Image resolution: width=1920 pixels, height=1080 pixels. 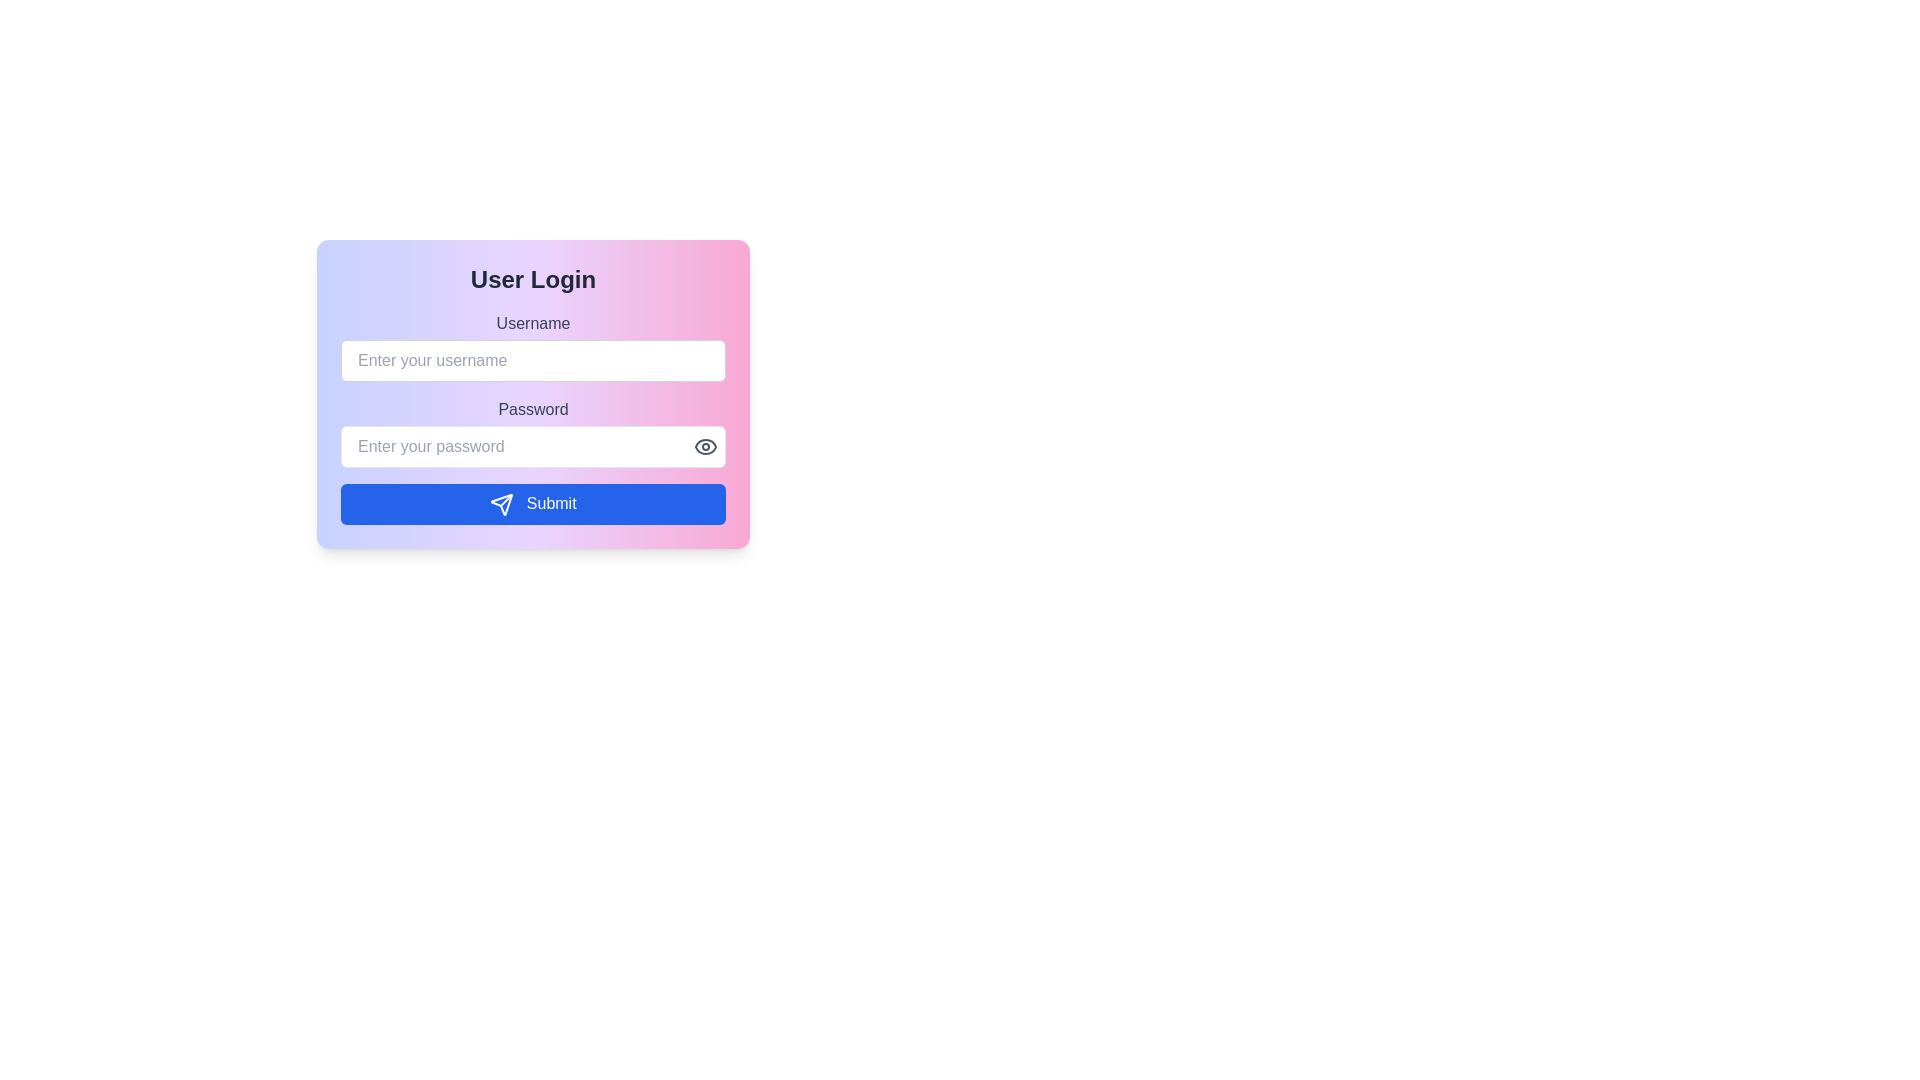 I want to click on the Text Header element which serves as the title for the login form, positioned at the top center above the Username and Password fields, so click(x=533, y=280).